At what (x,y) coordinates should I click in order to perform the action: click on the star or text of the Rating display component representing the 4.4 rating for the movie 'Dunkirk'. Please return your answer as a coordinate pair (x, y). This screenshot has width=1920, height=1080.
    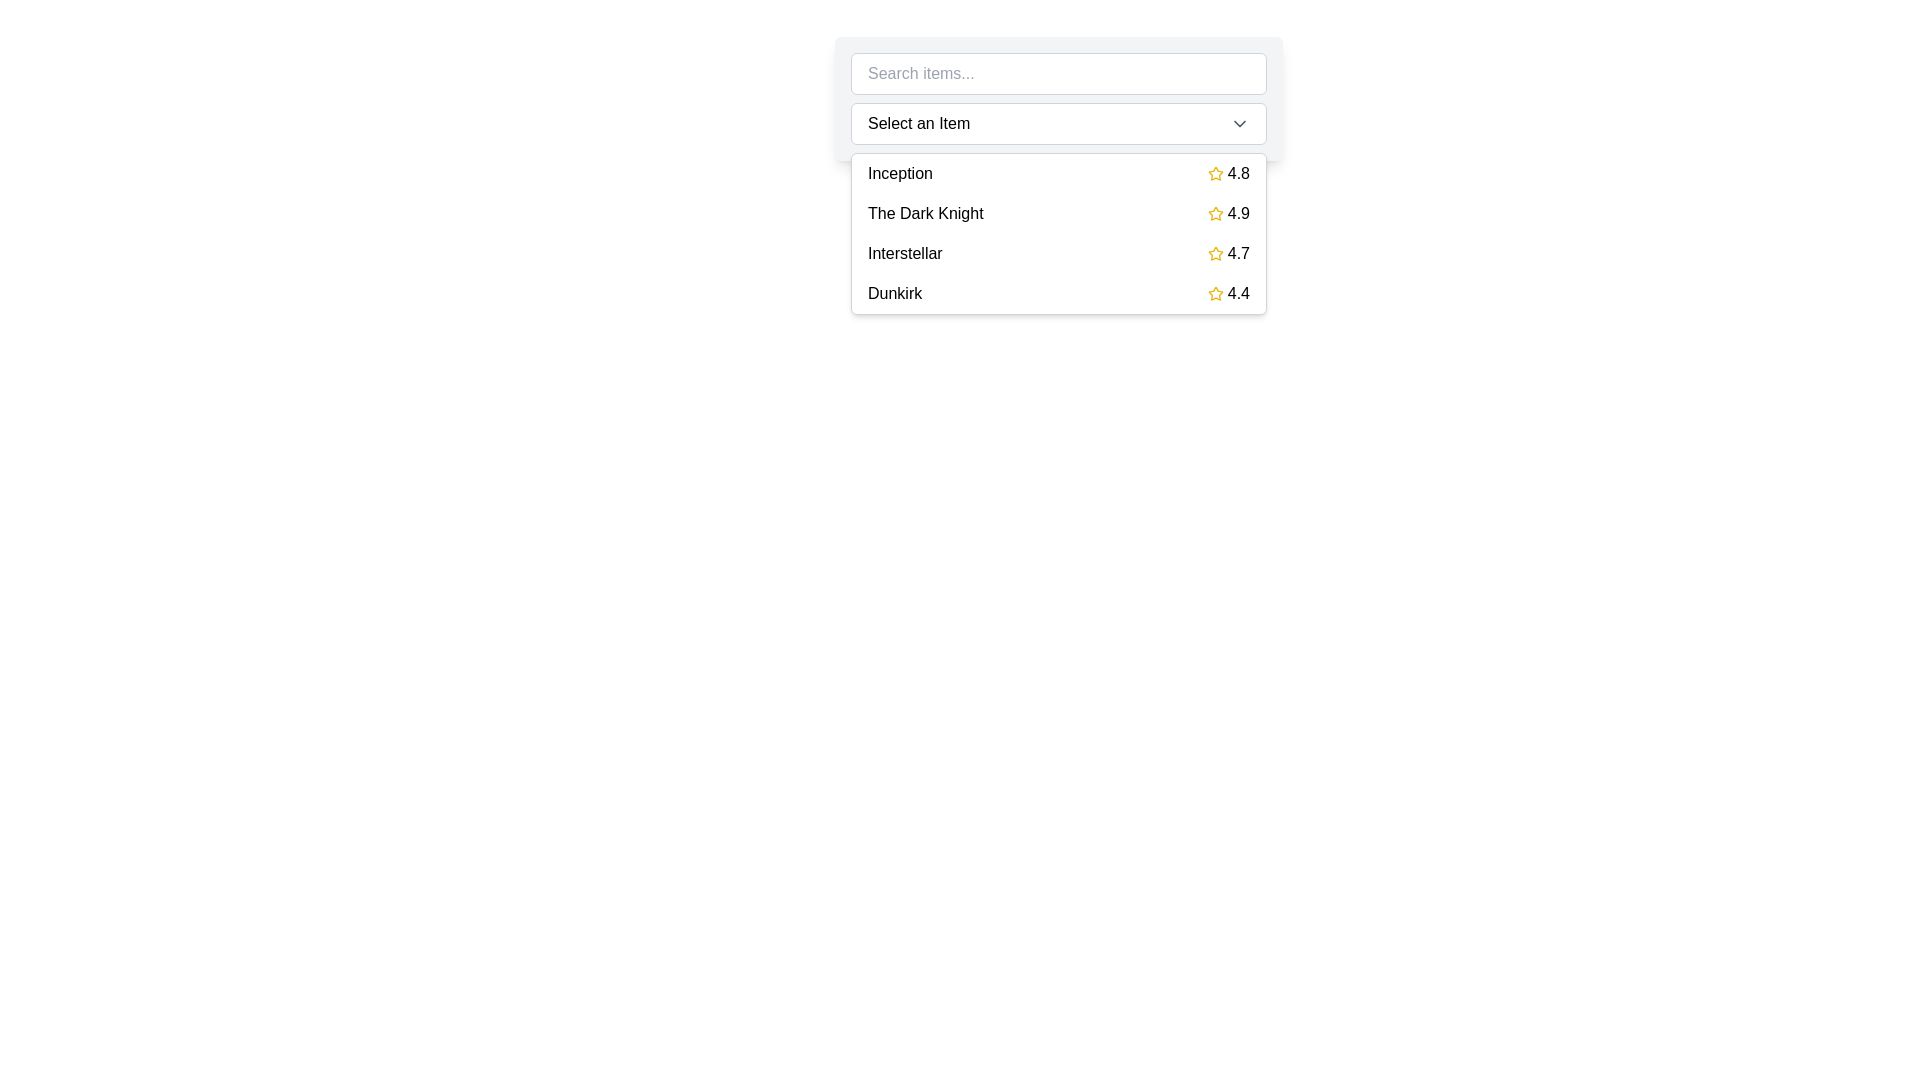
    Looking at the image, I should click on (1227, 293).